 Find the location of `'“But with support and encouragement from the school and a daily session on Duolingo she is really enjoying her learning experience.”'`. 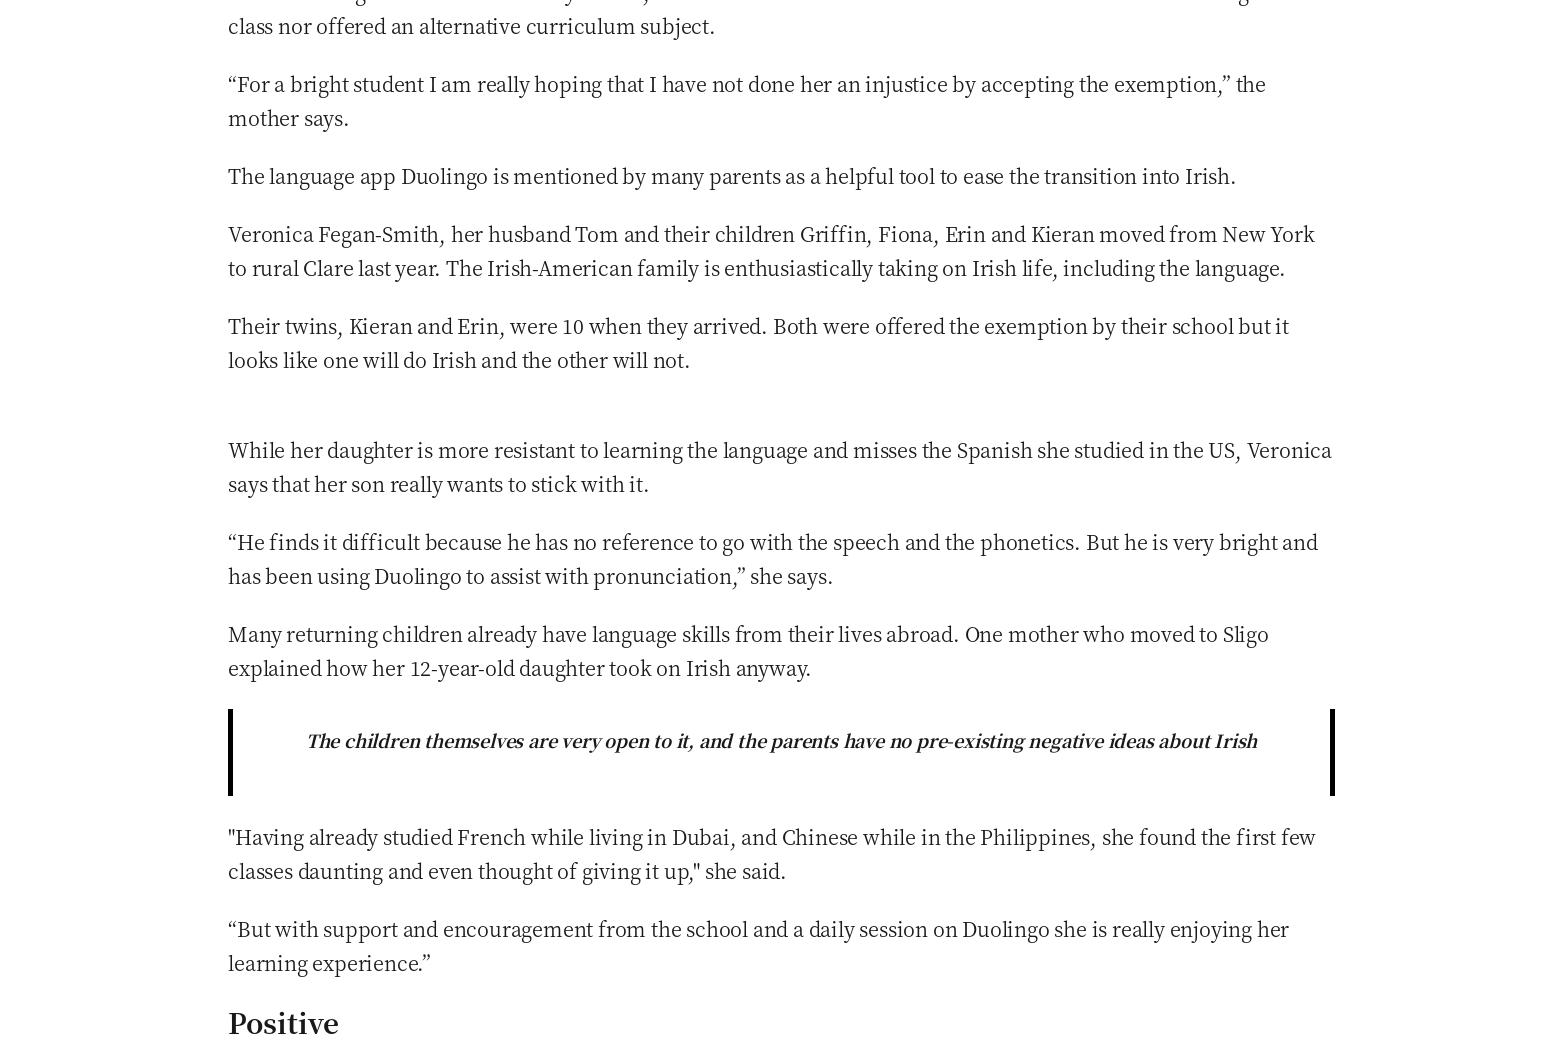

'“But with support and encouragement from the school and a daily session on Duolingo she is really enjoying her learning experience.”' is located at coordinates (758, 943).